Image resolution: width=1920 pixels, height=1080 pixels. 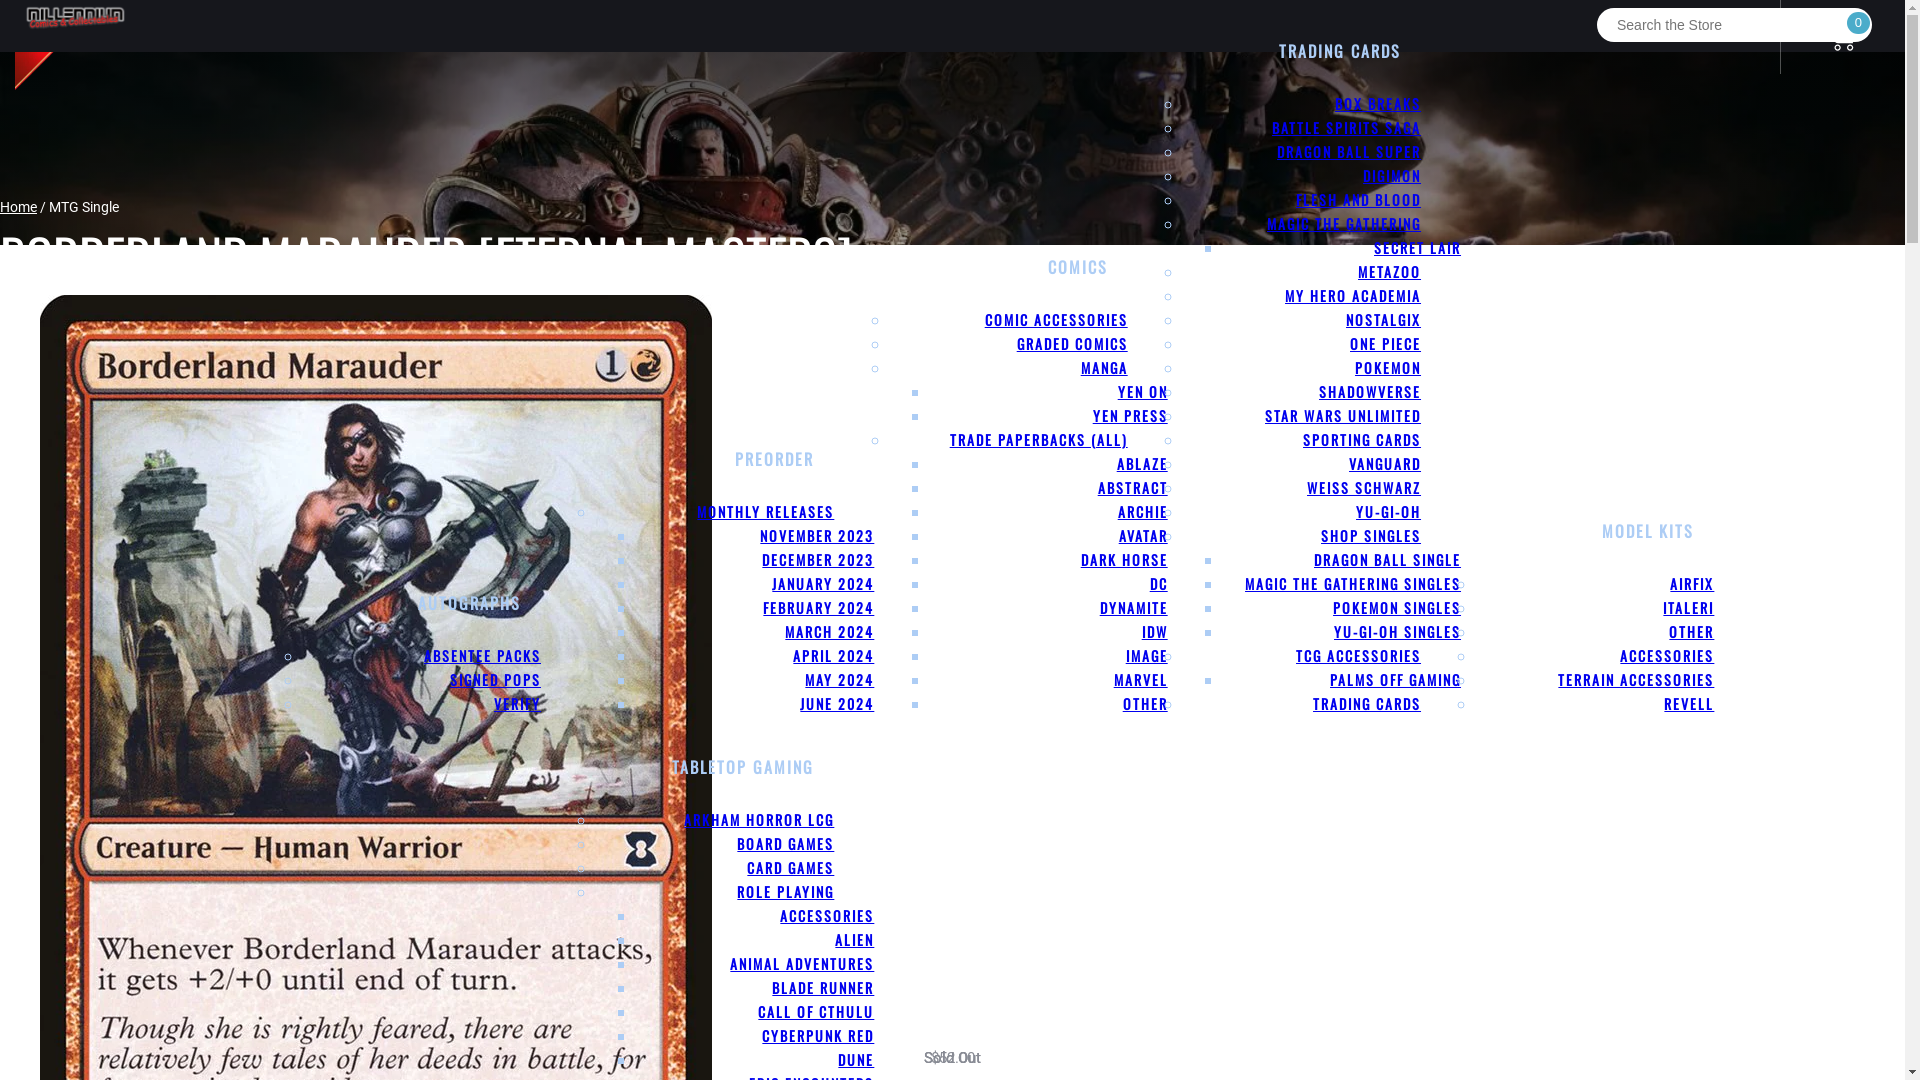 I want to click on 'ABSTRACT', so click(x=1132, y=487).